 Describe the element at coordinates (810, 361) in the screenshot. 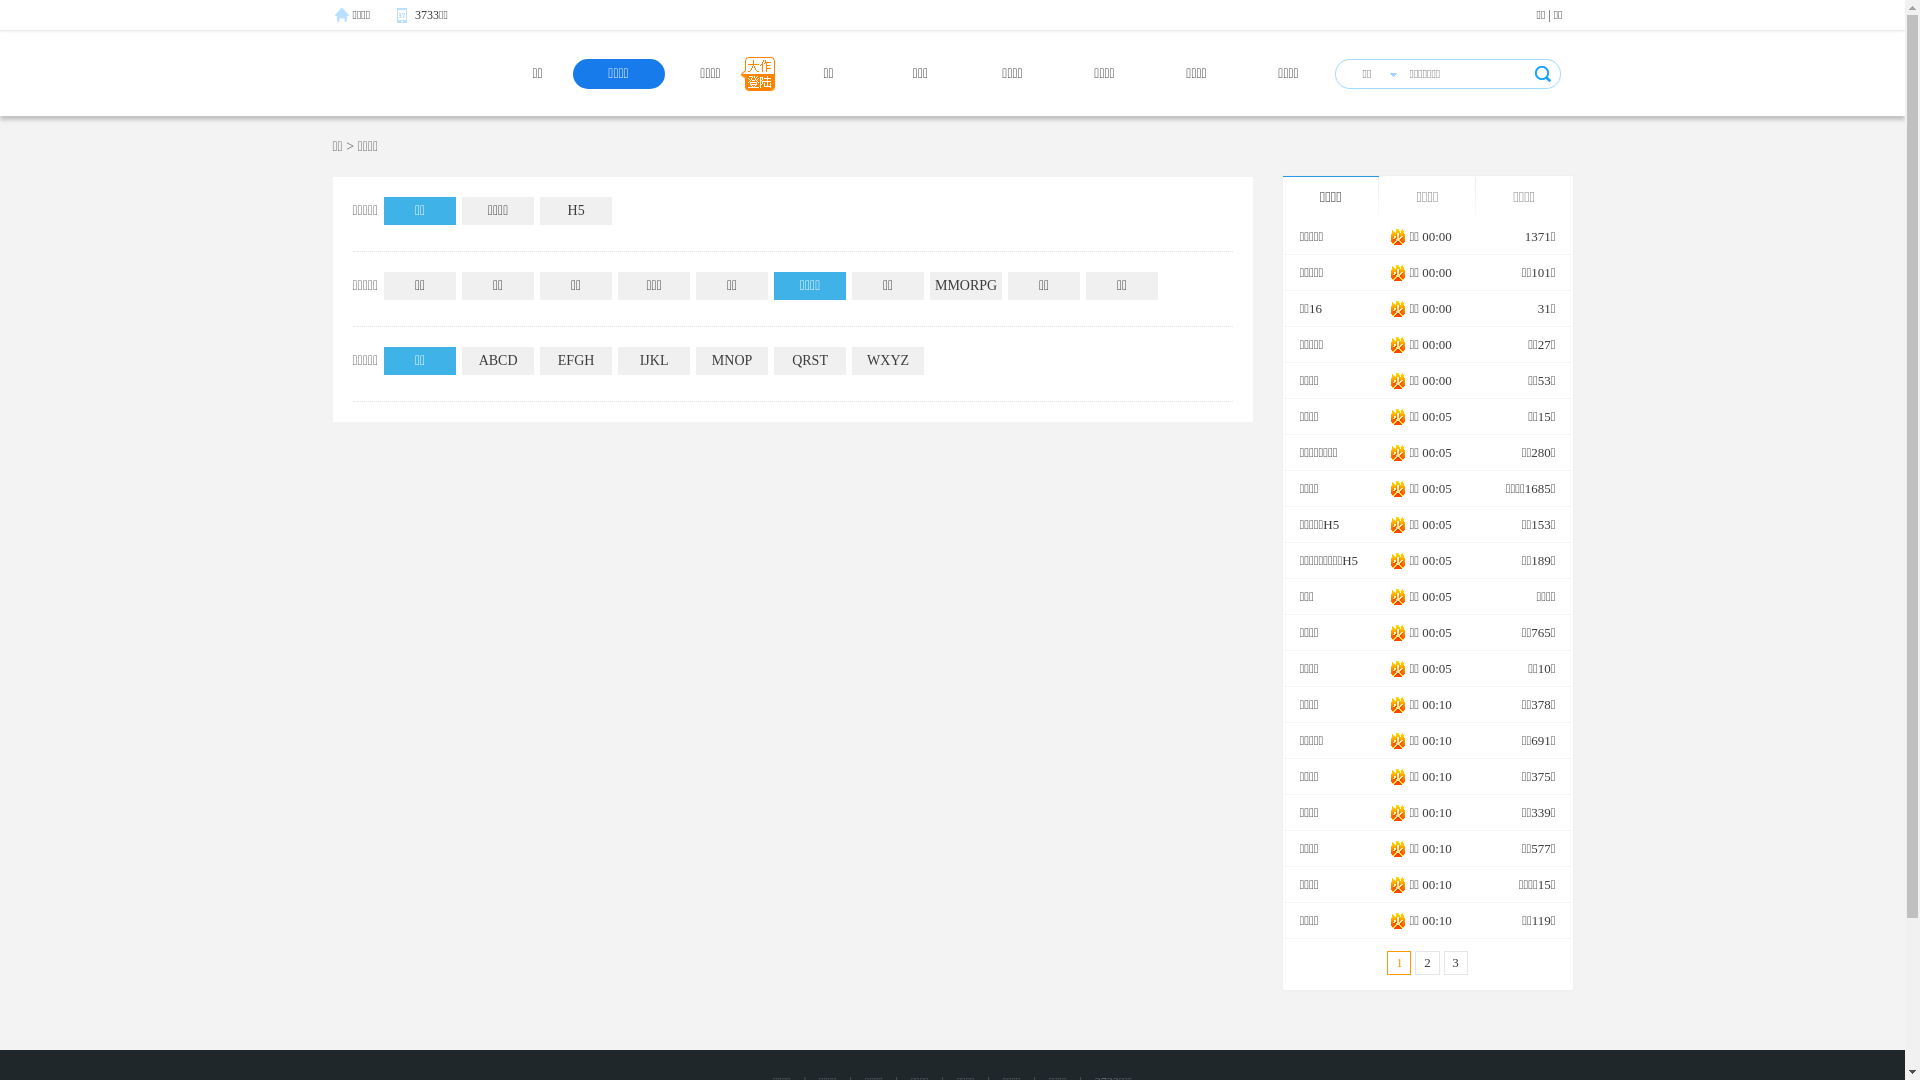

I see `'QRST'` at that location.